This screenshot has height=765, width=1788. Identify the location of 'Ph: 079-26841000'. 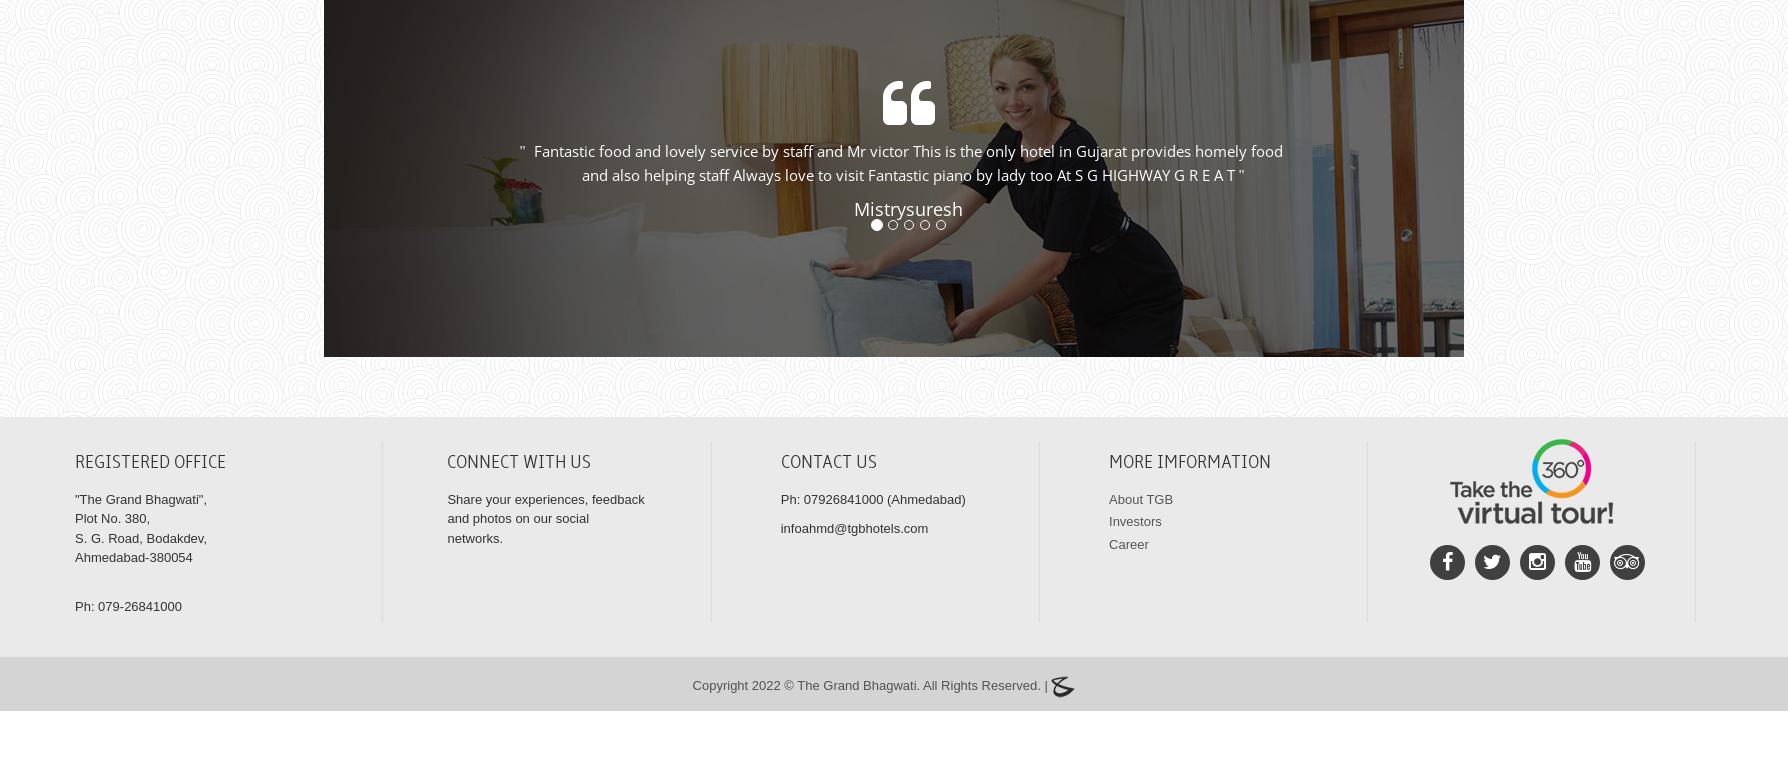
(128, 629).